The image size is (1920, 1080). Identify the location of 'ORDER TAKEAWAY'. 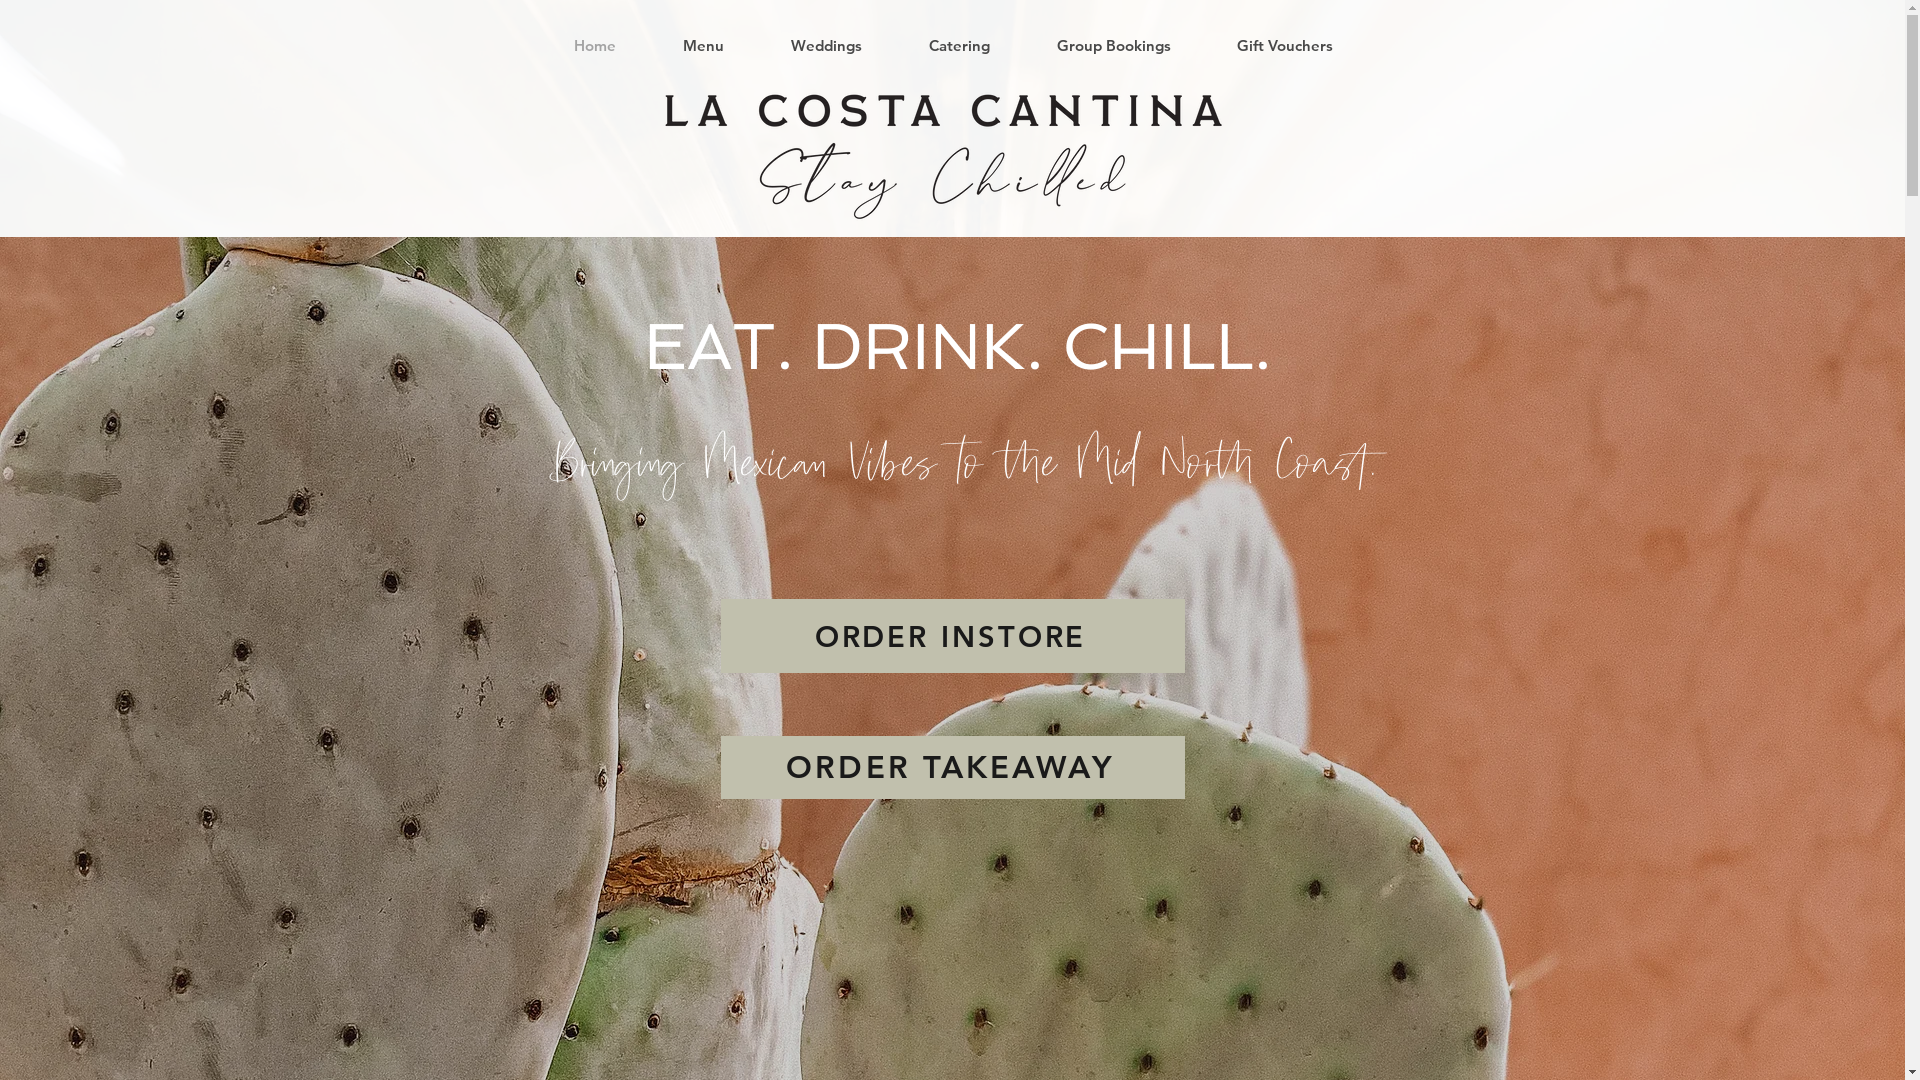
(950, 766).